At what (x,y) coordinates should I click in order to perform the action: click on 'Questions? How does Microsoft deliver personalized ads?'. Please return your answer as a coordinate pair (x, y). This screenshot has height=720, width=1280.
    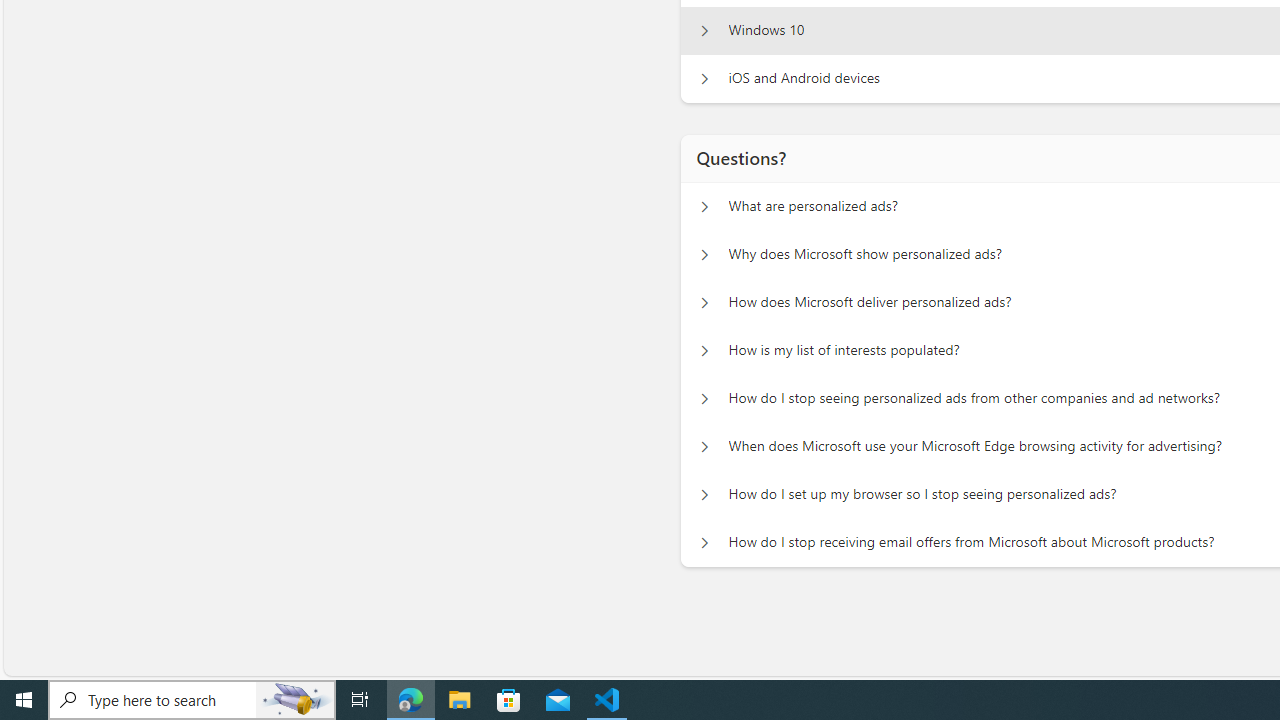
    Looking at the image, I should click on (704, 303).